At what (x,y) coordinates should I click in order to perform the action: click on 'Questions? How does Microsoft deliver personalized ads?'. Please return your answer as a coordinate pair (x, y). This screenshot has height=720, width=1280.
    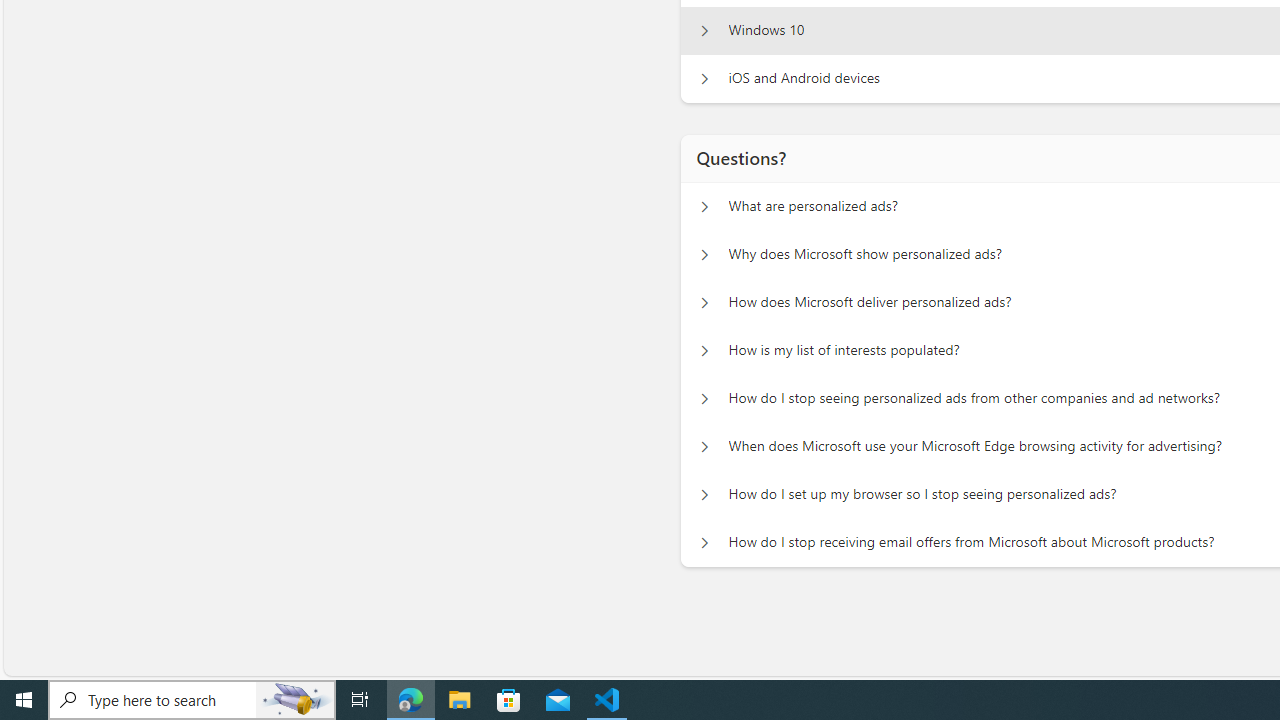
    Looking at the image, I should click on (704, 303).